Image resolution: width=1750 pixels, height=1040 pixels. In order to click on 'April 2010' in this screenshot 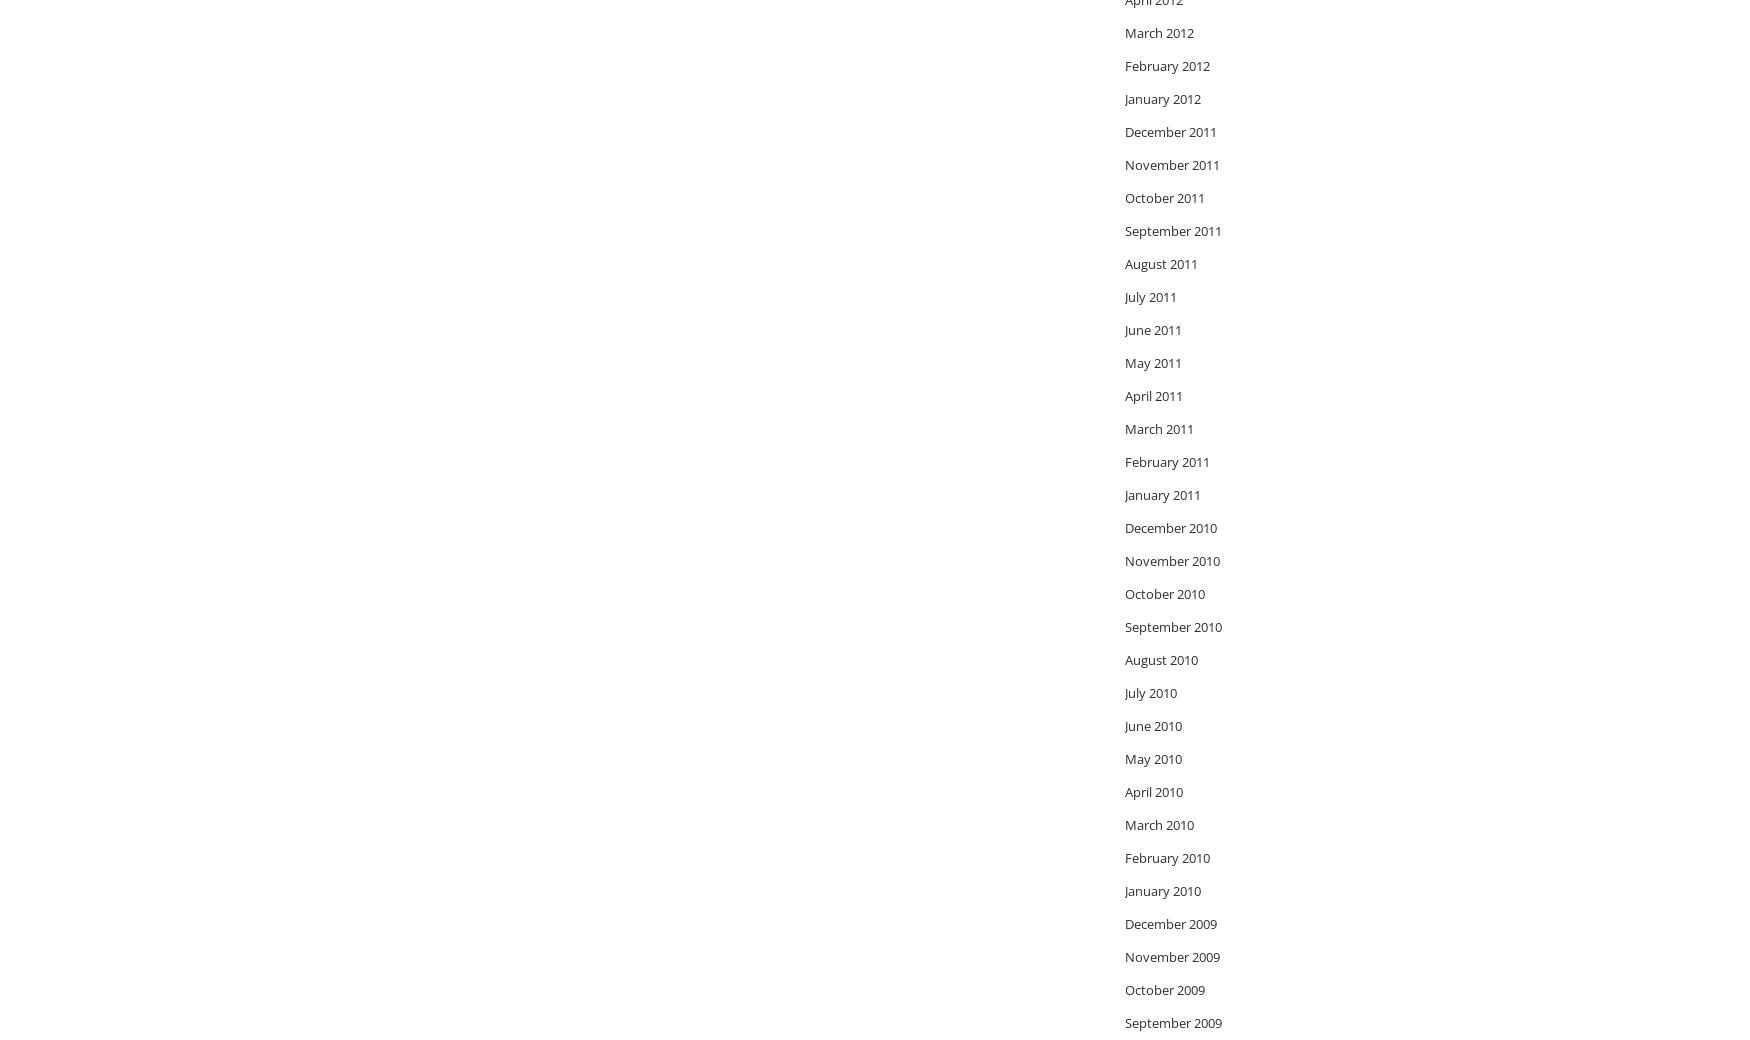, I will do `click(1152, 790)`.